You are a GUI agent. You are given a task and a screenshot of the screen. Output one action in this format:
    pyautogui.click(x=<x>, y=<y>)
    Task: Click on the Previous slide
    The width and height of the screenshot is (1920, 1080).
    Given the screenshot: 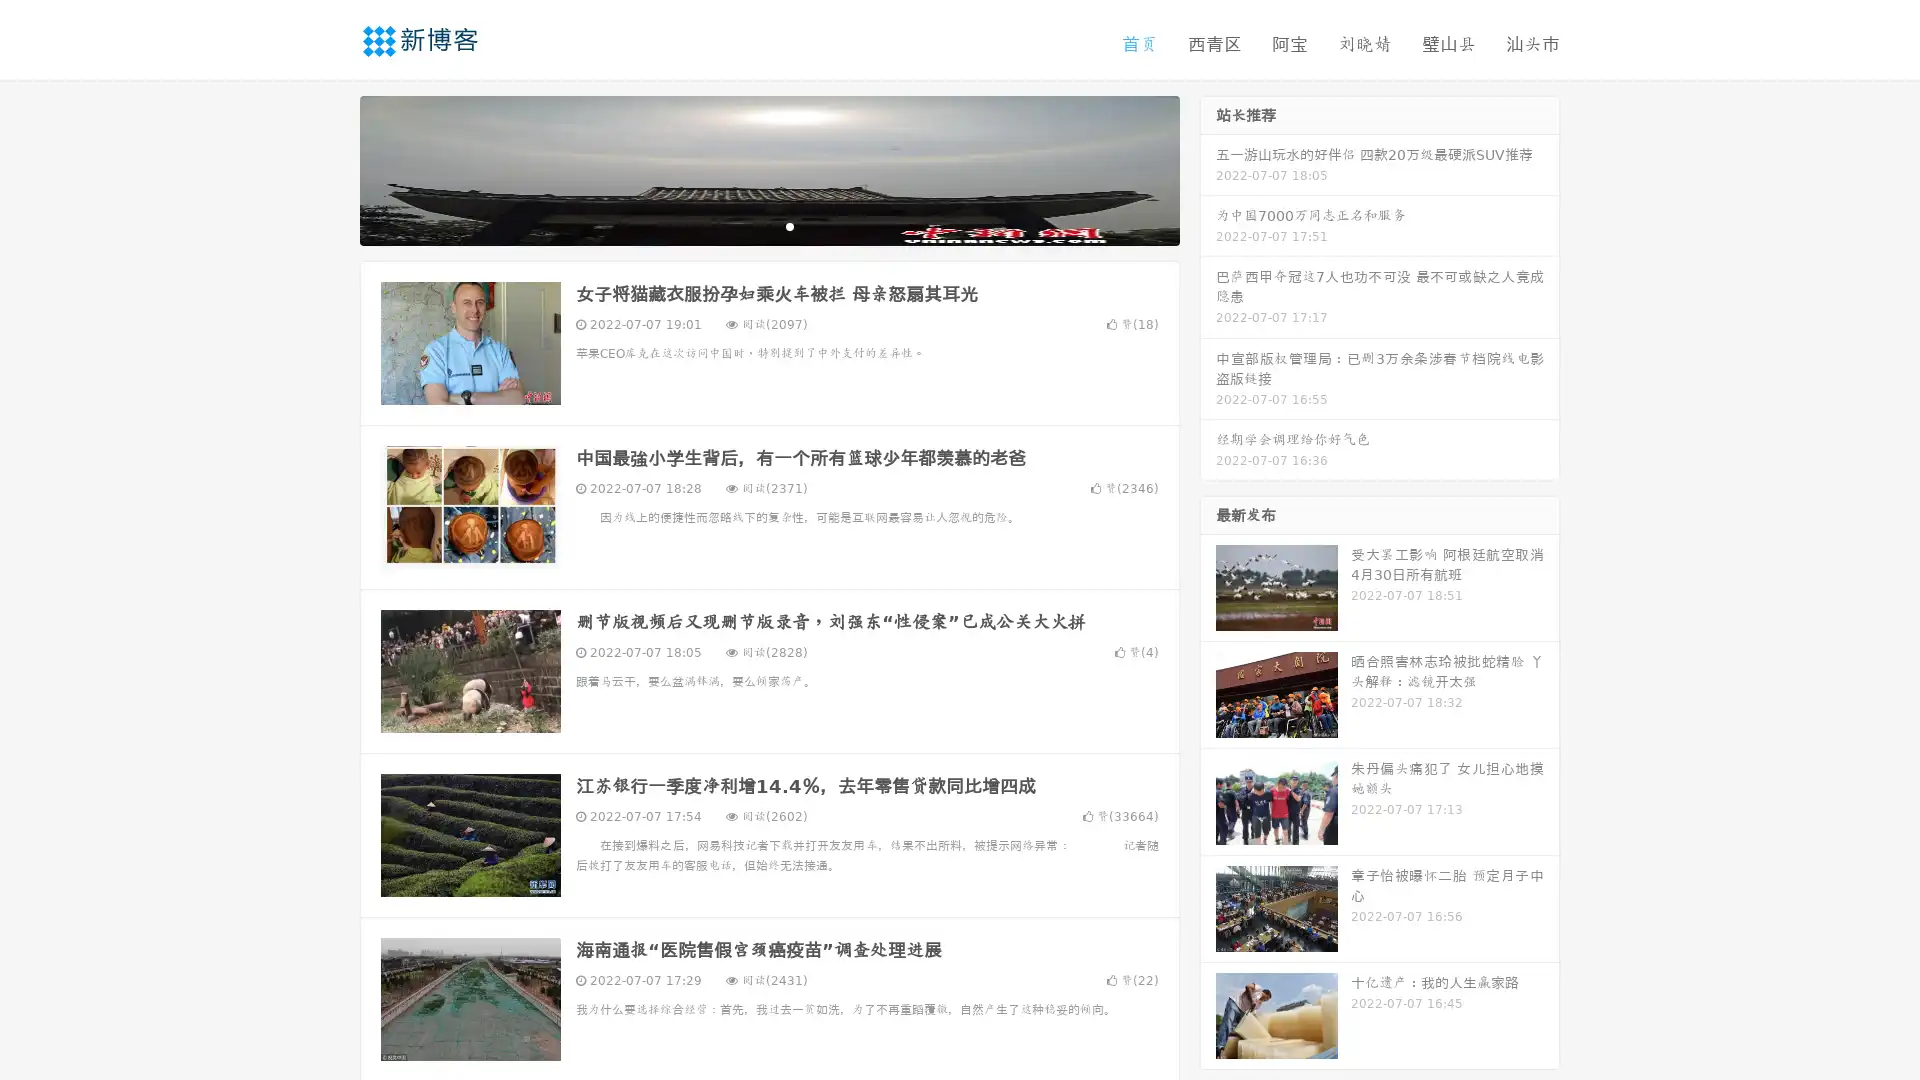 What is the action you would take?
    pyautogui.click(x=330, y=168)
    